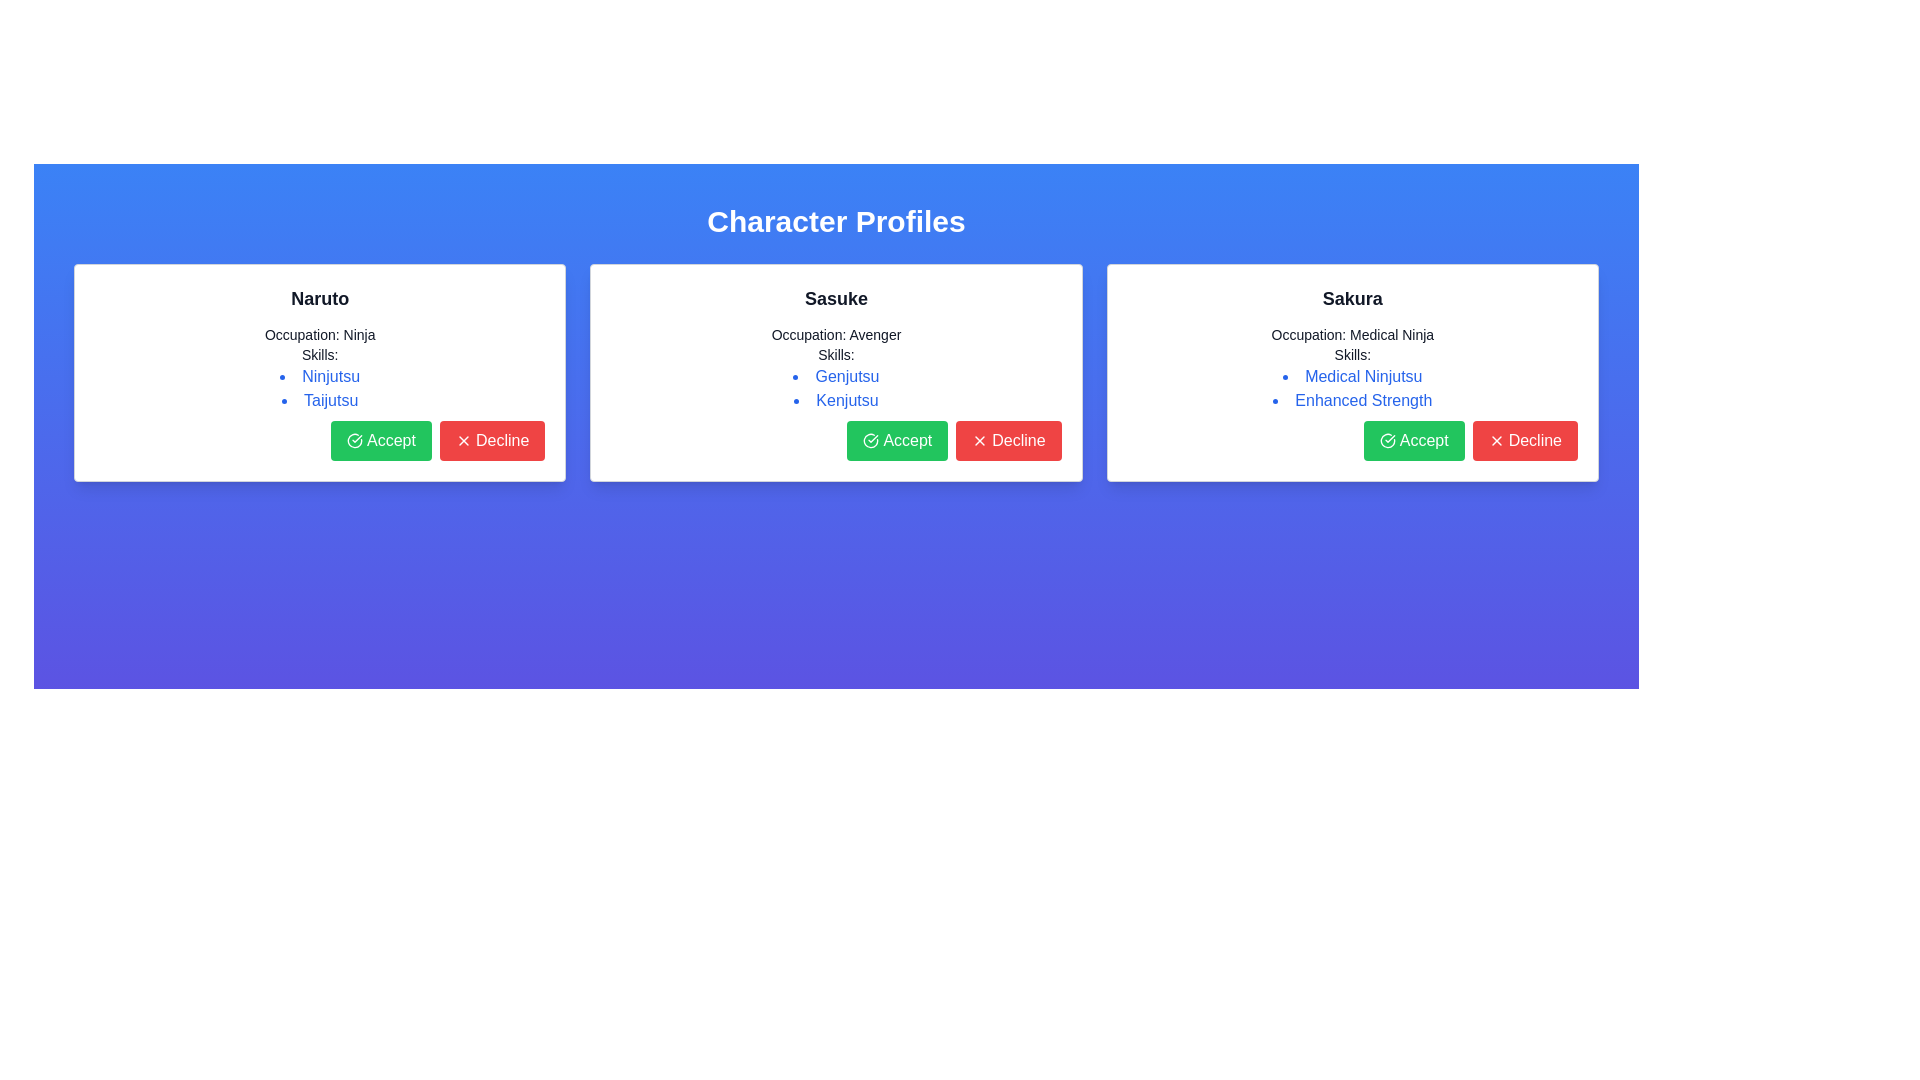  I want to click on the text-based informational block displaying the character's occupation and skills, specifically located in the 'Naruto' card layout, so click(320, 369).